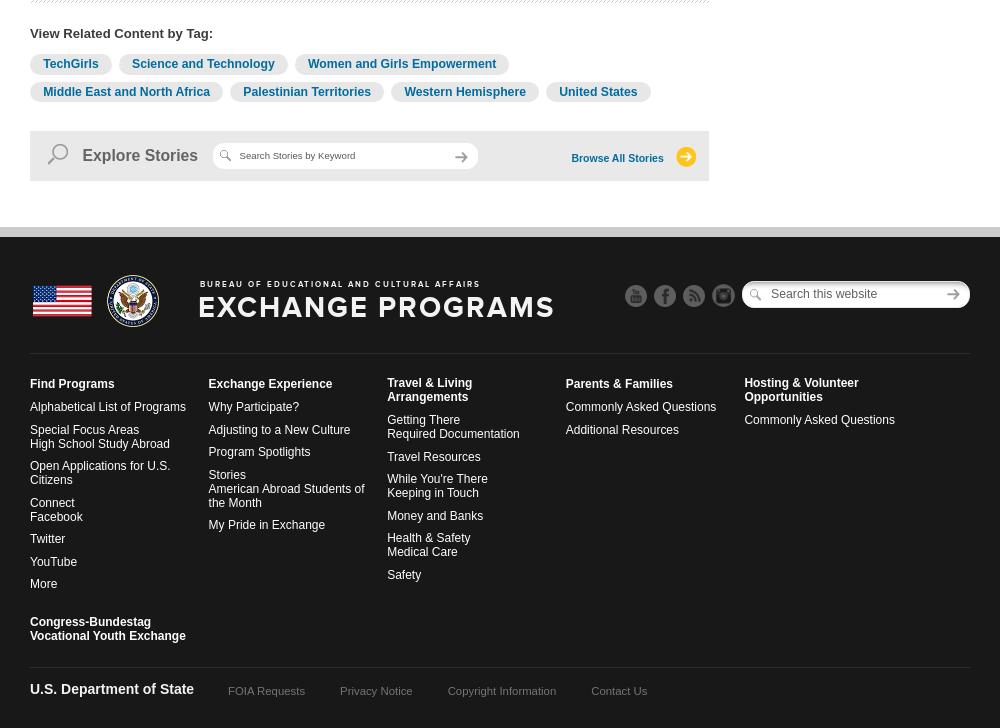 Image resolution: width=1000 pixels, height=728 pixels. I want to click on 'Middle East and North Africa', so click(126, 91).